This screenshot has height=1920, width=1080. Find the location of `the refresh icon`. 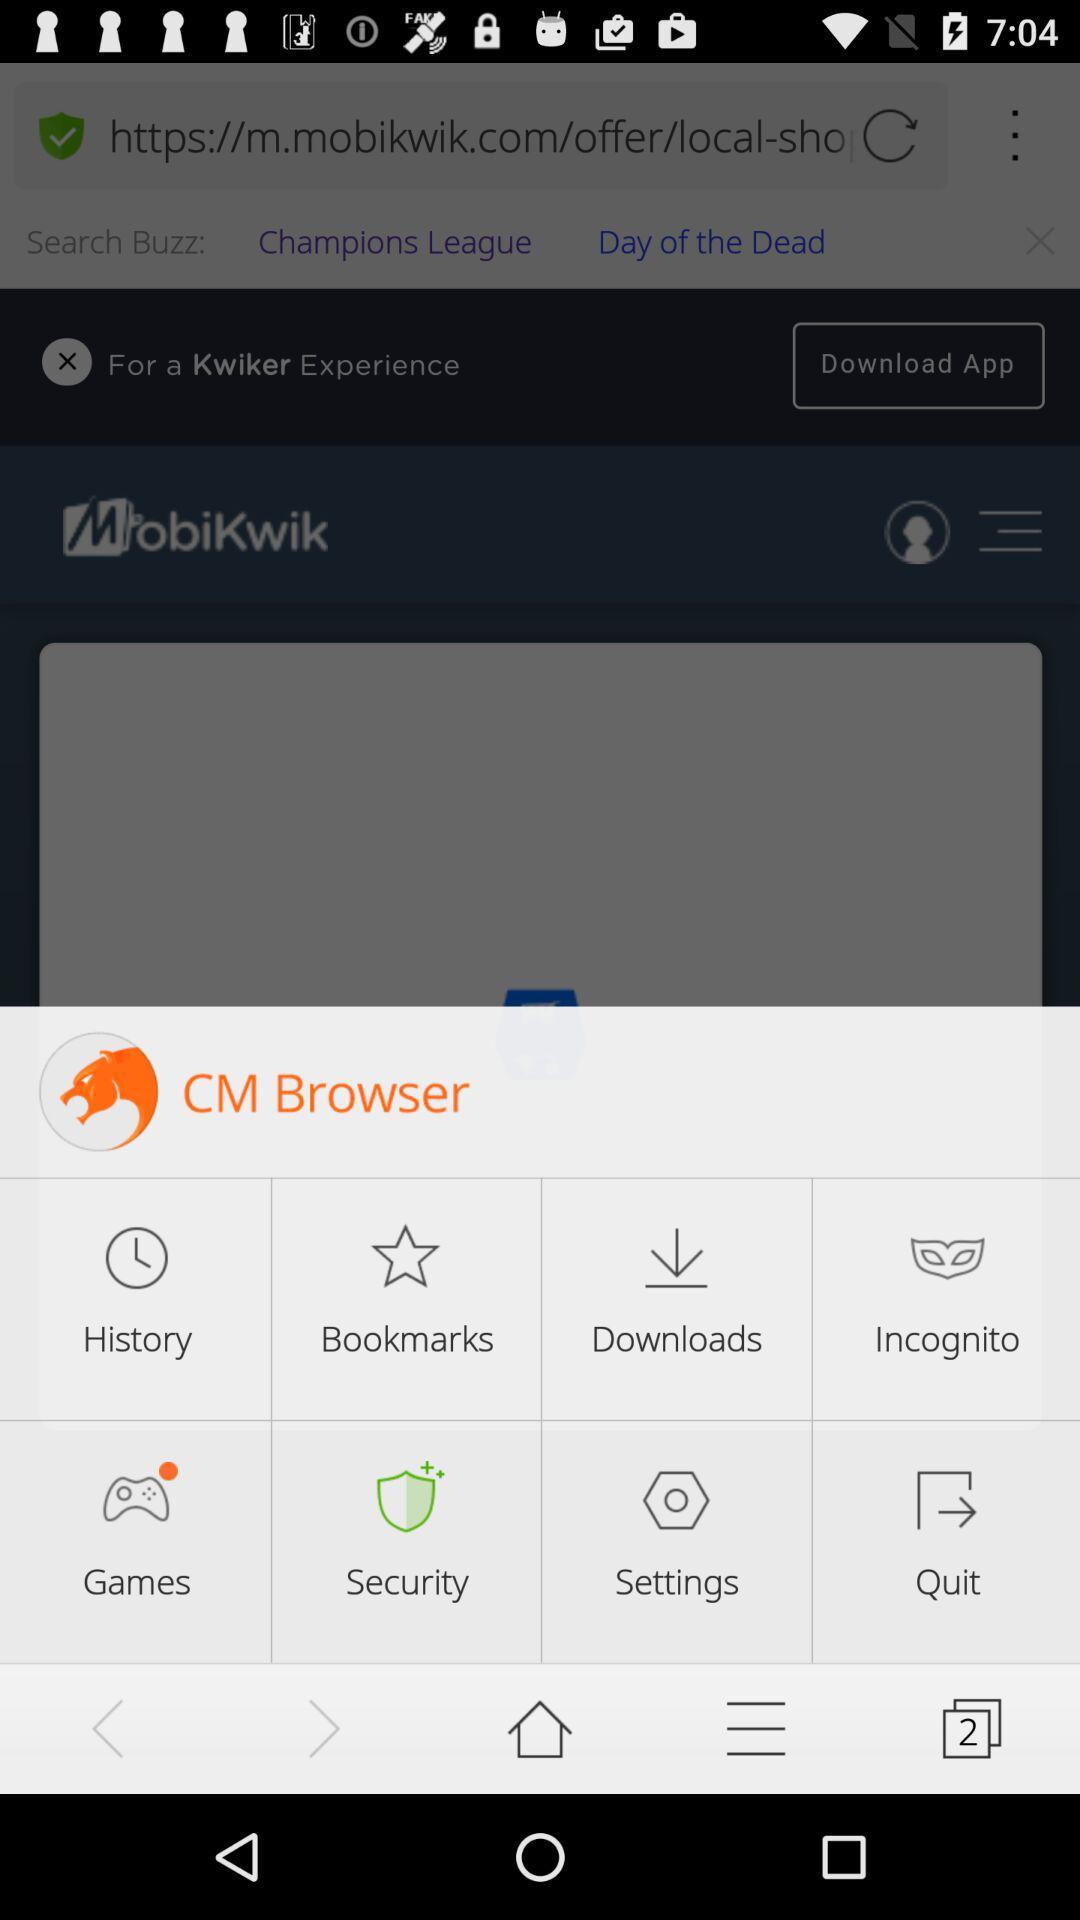

the refresh icon is located at coordinates (888, 144).